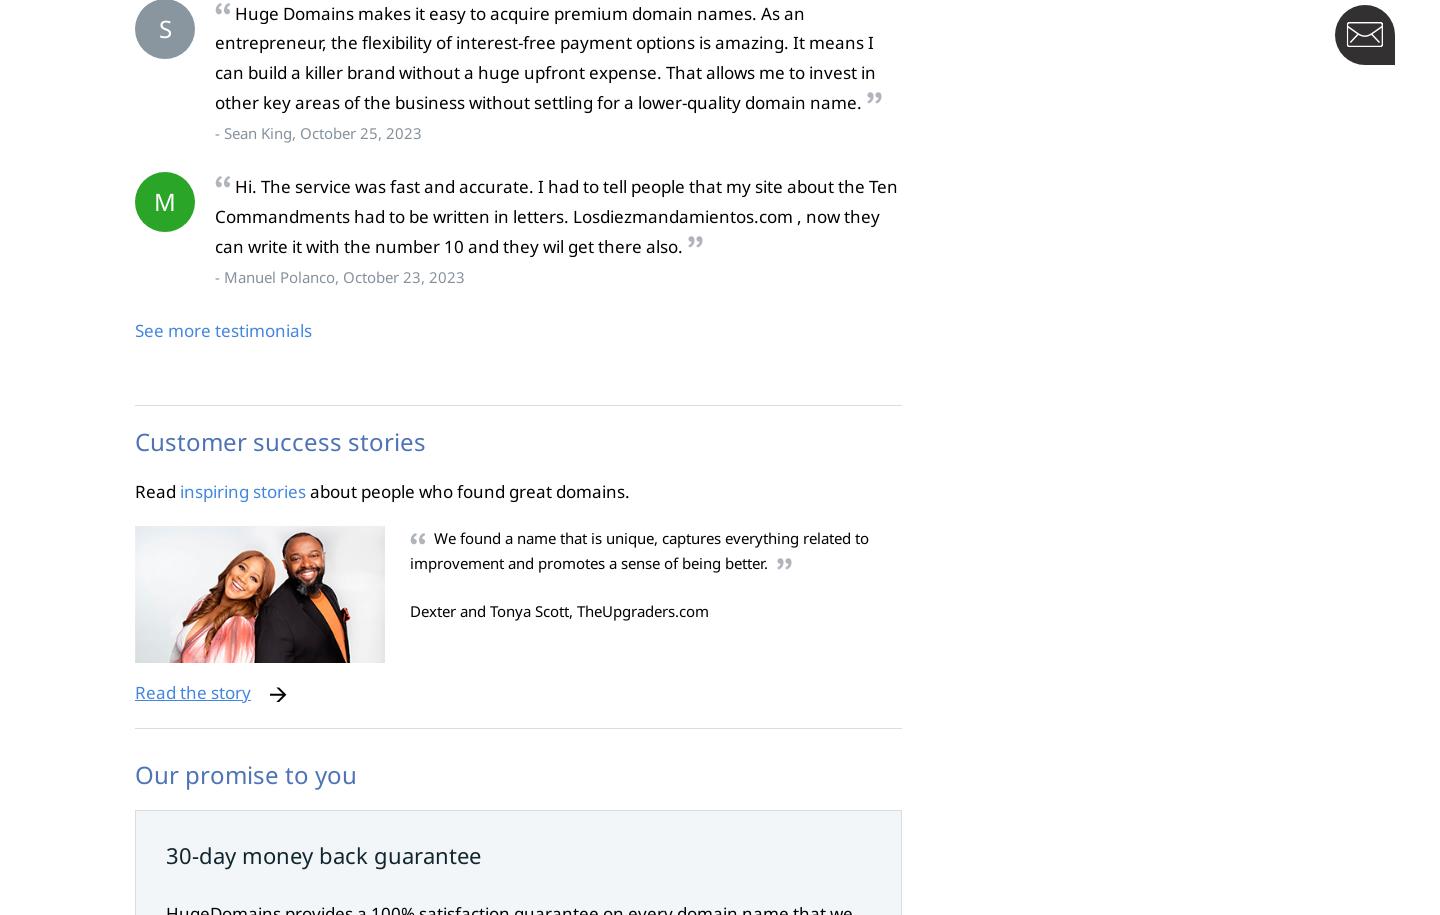 The height and width of the screenshot is (915, 1440). Describe the element at coordinates (339, 274) in the screenshot. I see `'- Manuel Polanco, October 23, 2023'` at that location.